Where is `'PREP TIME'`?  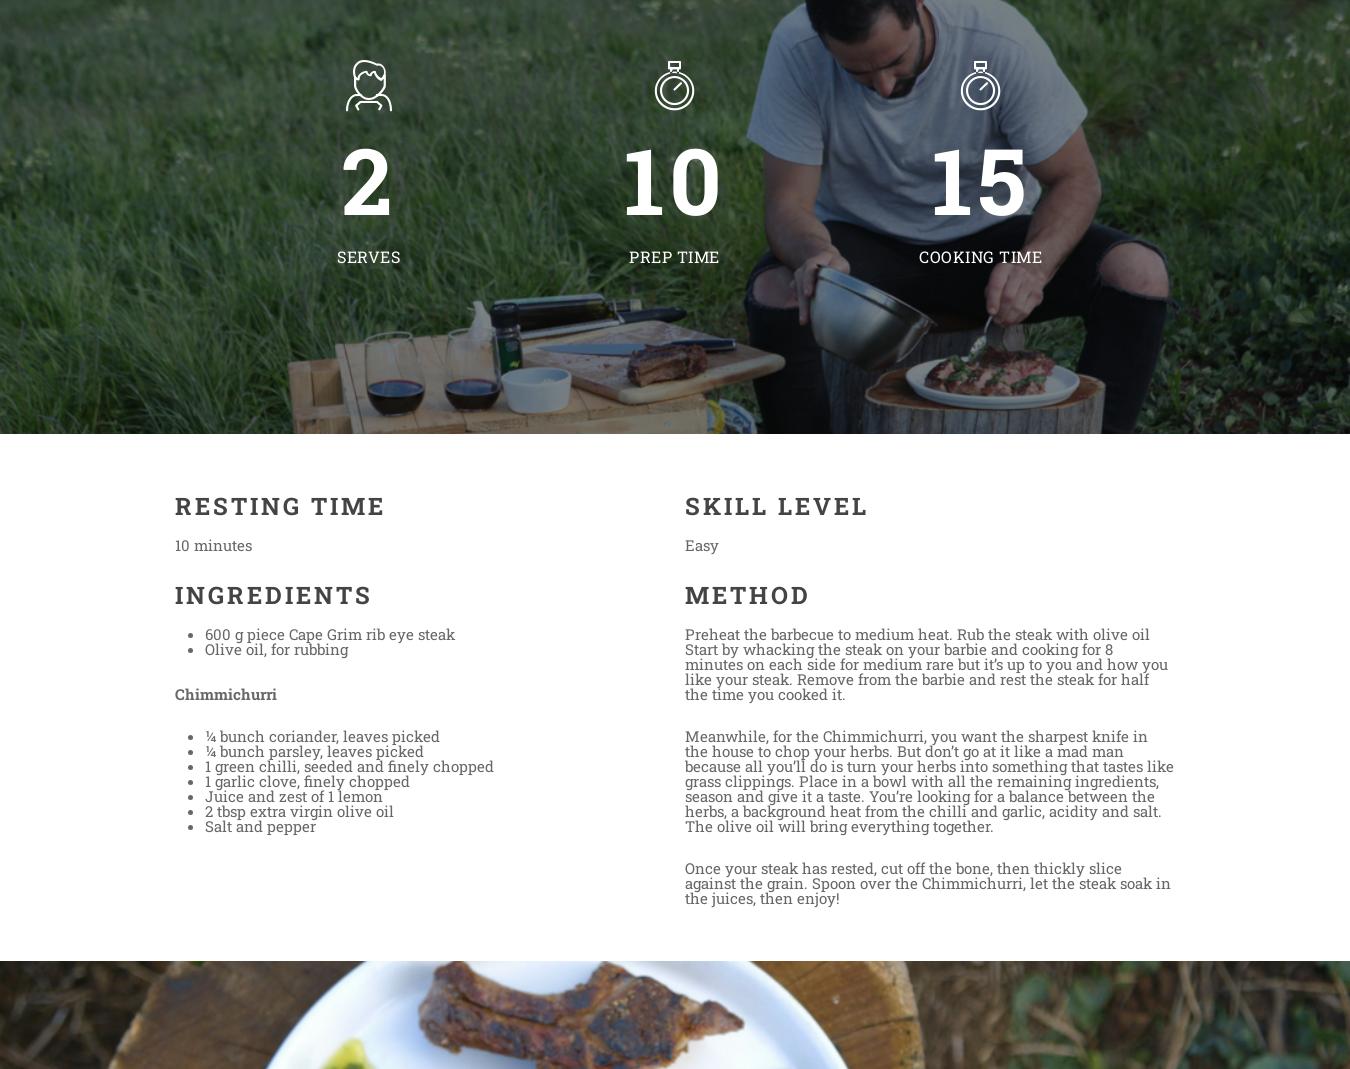 'PREP TIME' is located at coordinates (674, 254).